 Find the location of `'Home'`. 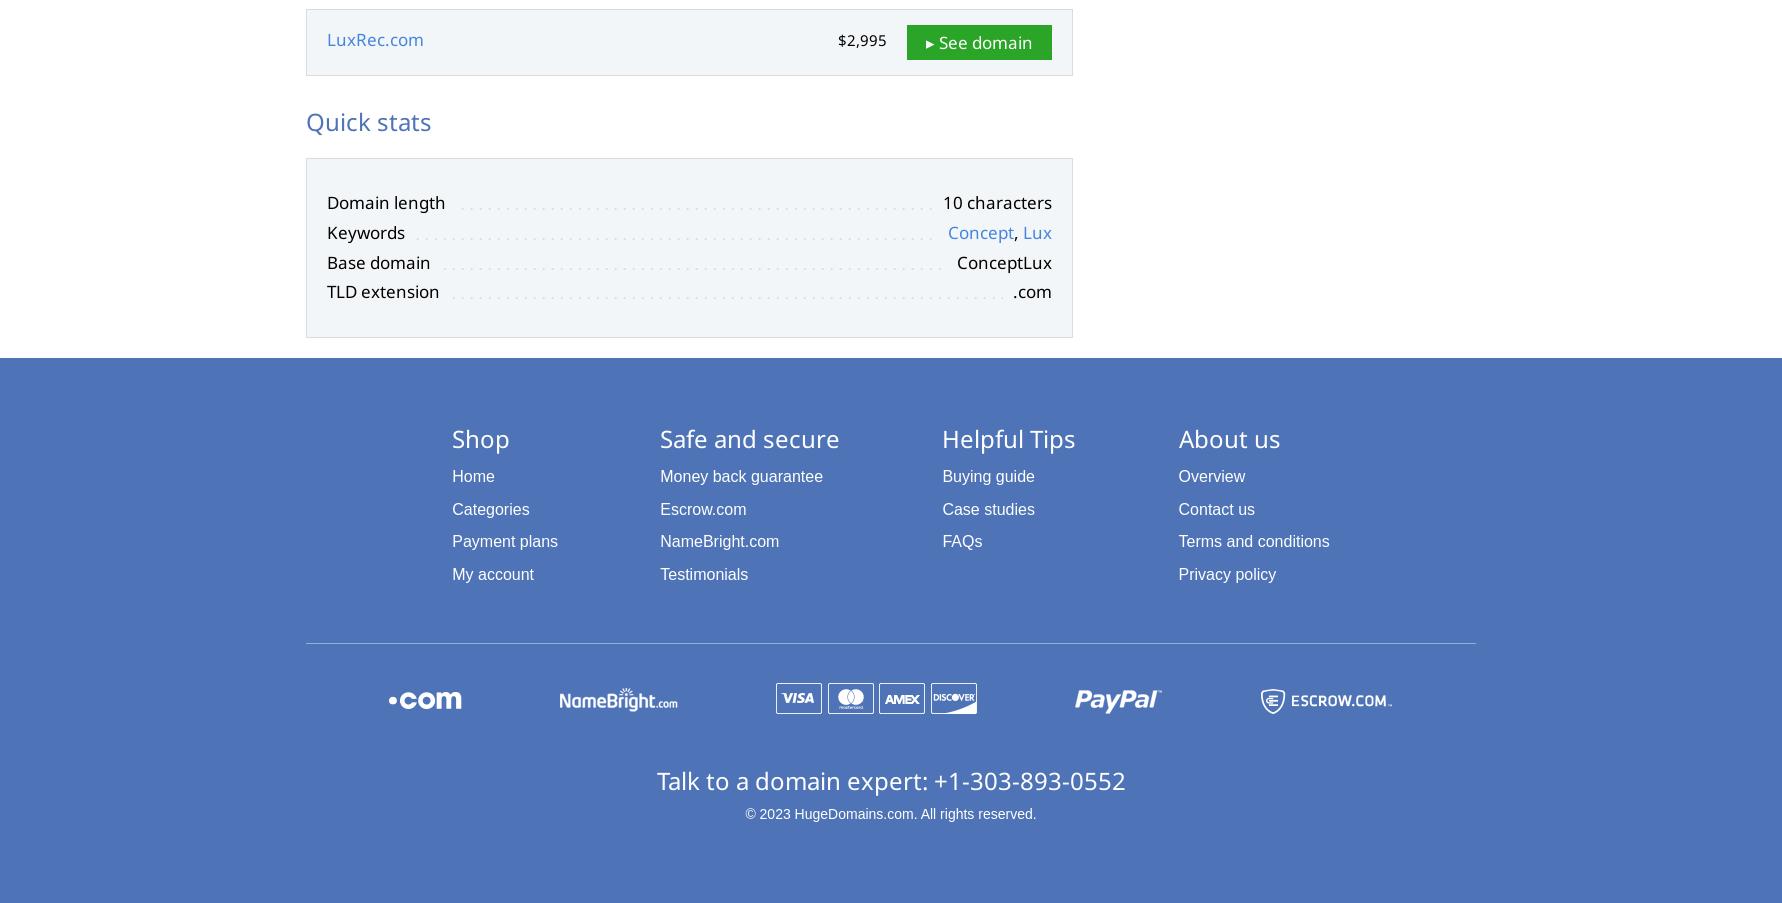

'Home' is located at coordinates (471, 475).